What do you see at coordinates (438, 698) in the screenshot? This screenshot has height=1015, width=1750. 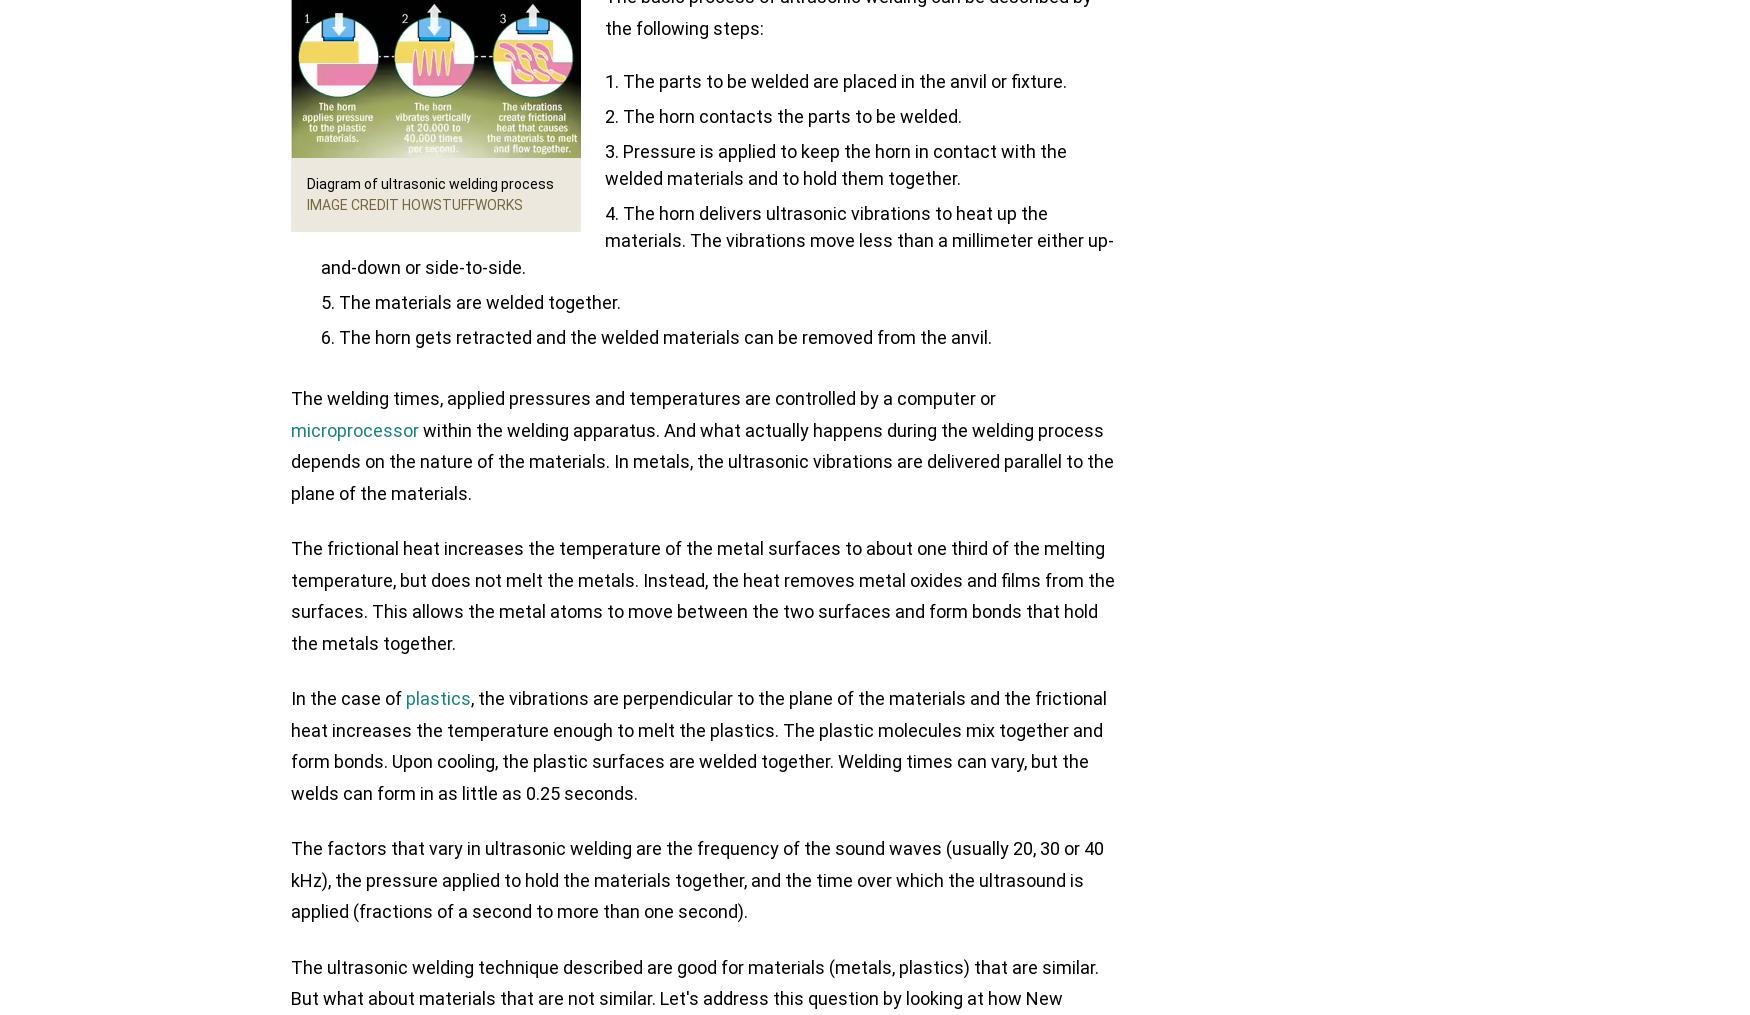 I see `'plastics'` at bounding box center [438, 698].